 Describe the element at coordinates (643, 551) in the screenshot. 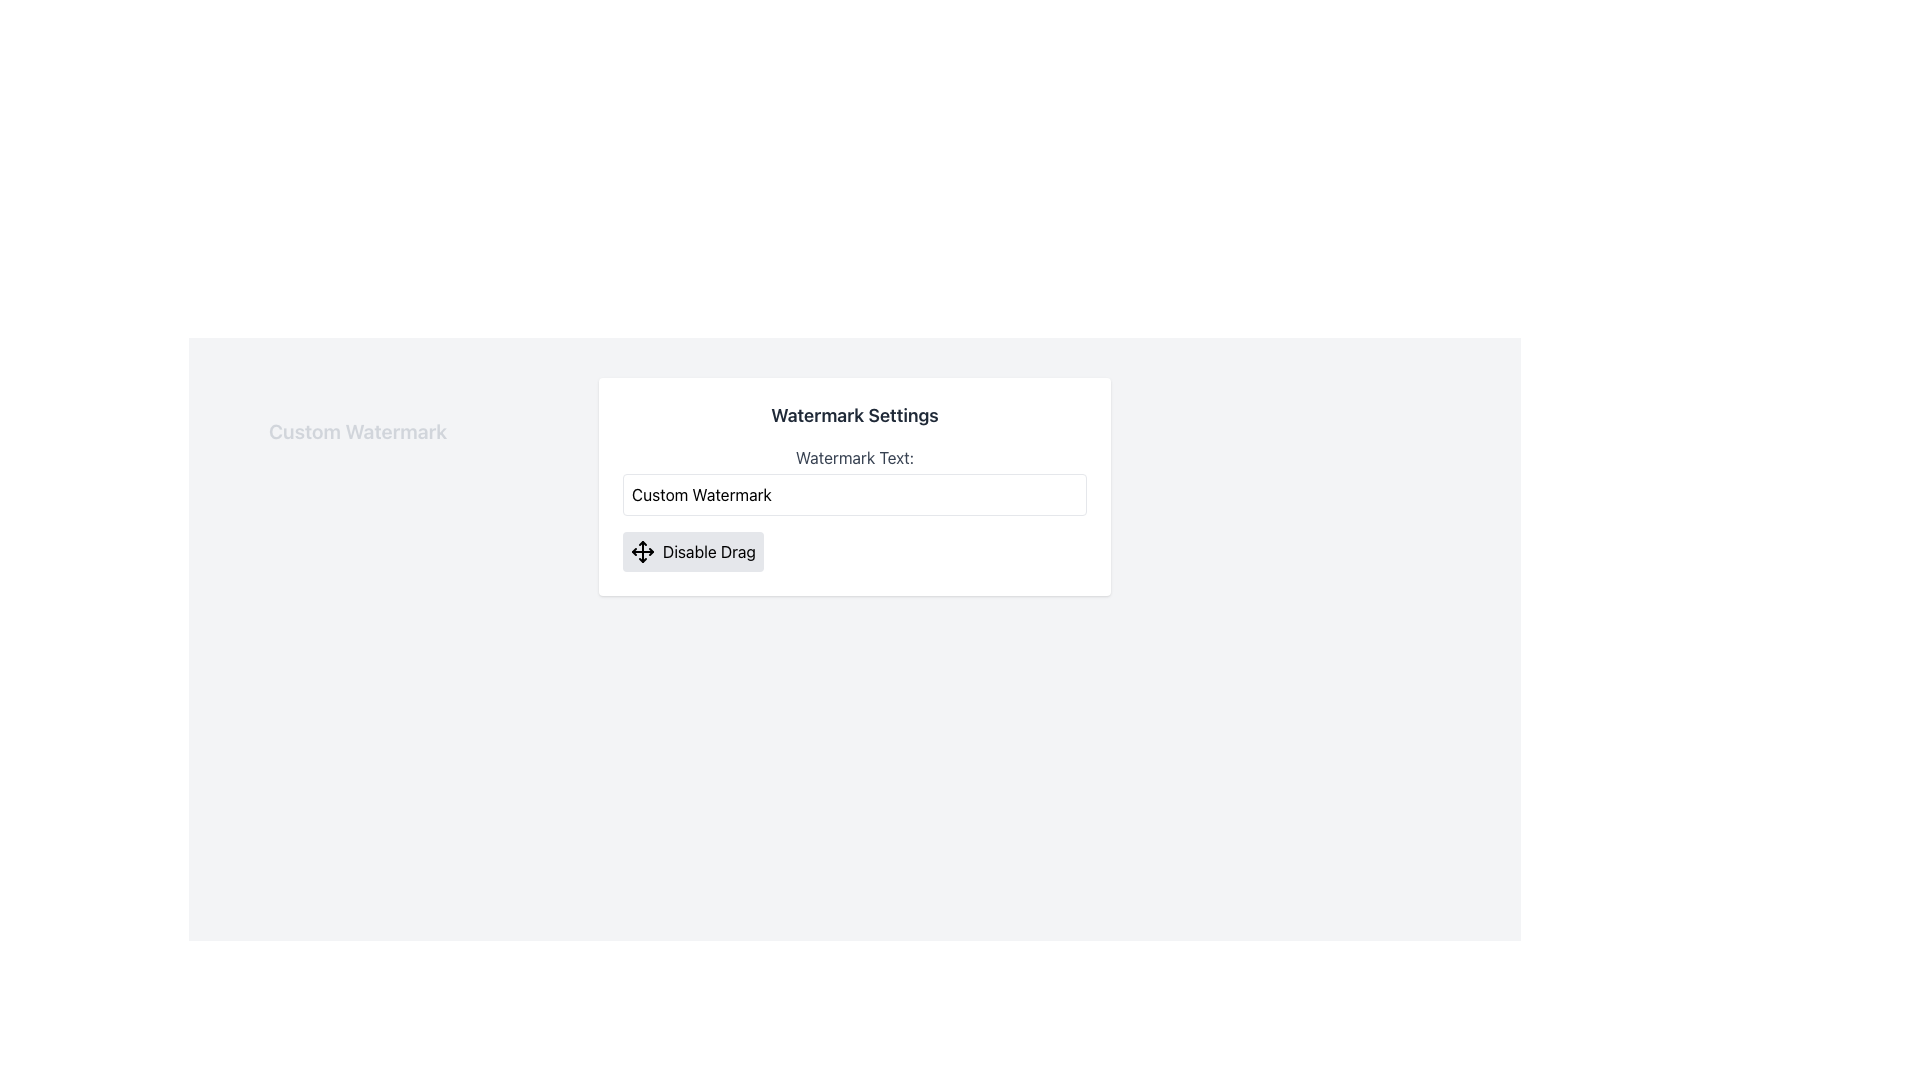

I see `the icon resembling four arrows pointing outward, located on the gray rectangular button labeled 'Disable Drag' in the 'Watermark Settings' section` at that location.